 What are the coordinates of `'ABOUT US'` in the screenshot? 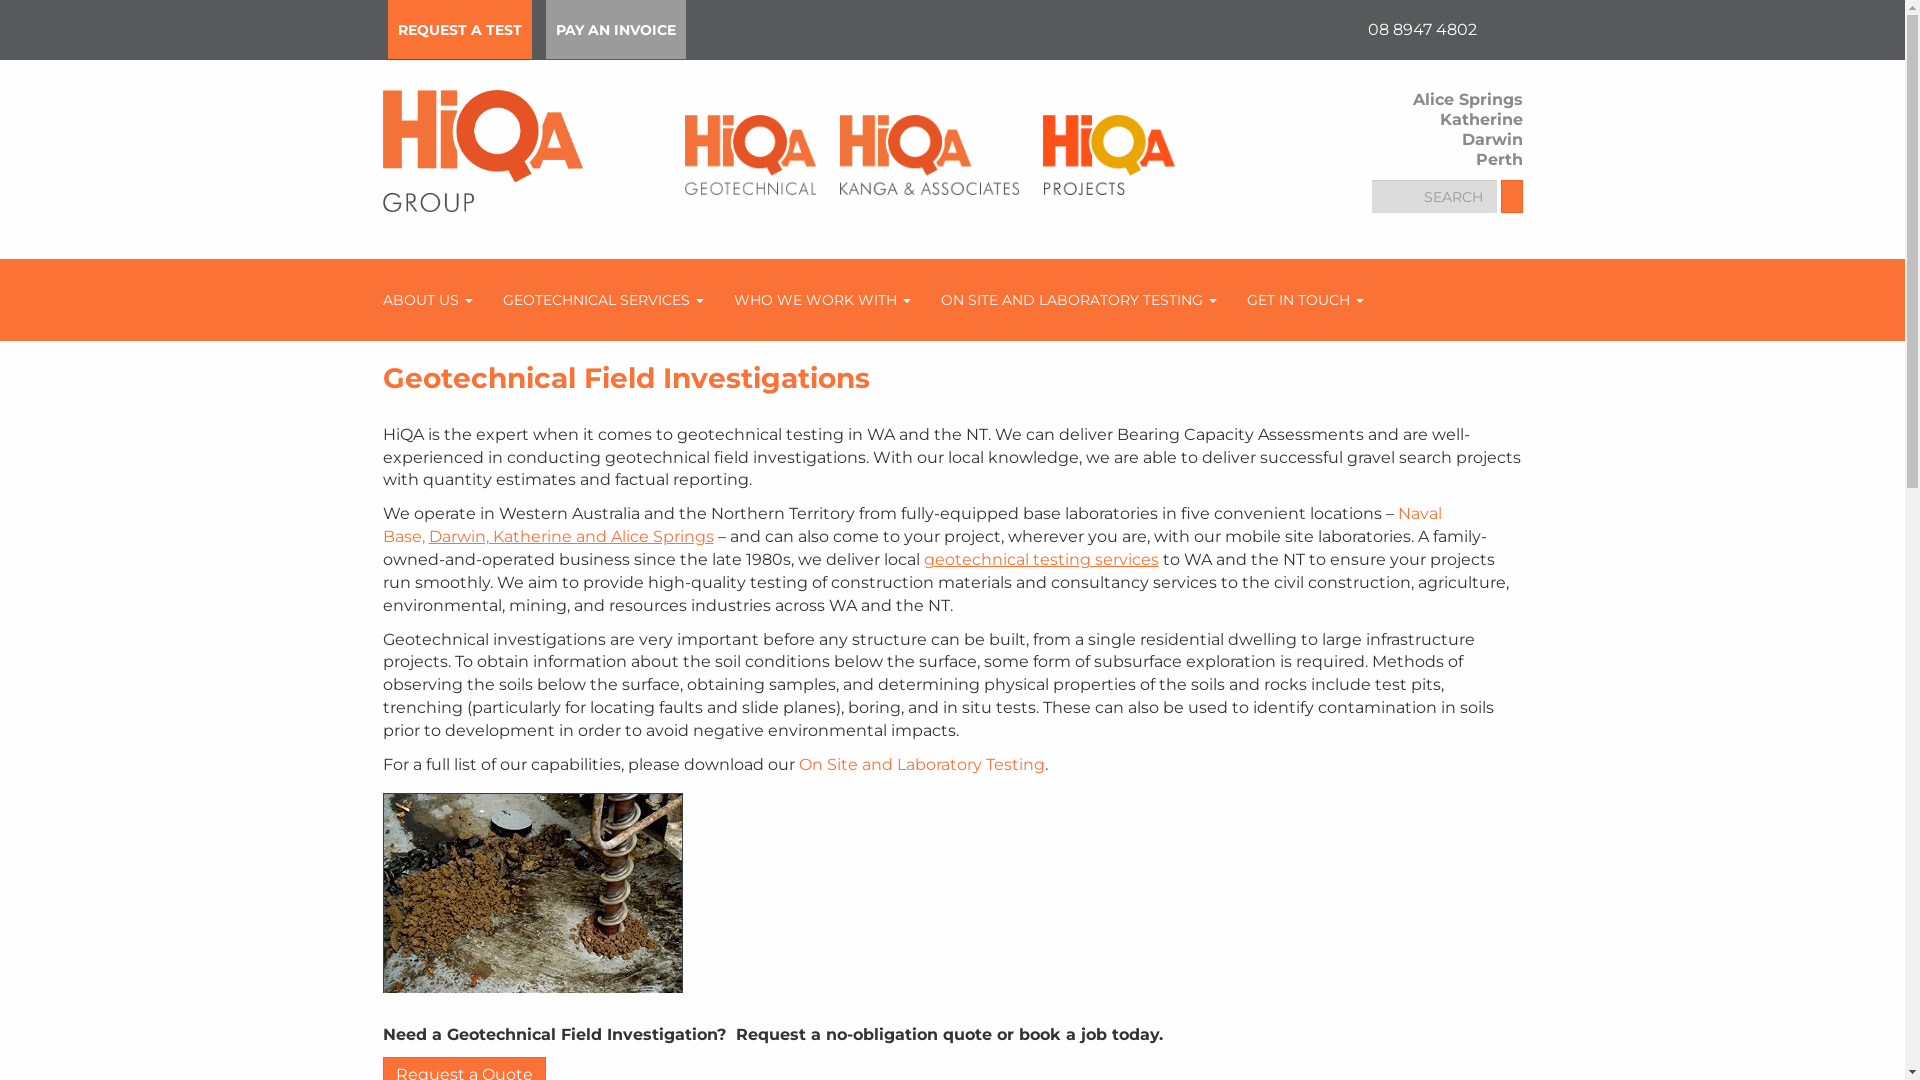 It's located at (426, 300).